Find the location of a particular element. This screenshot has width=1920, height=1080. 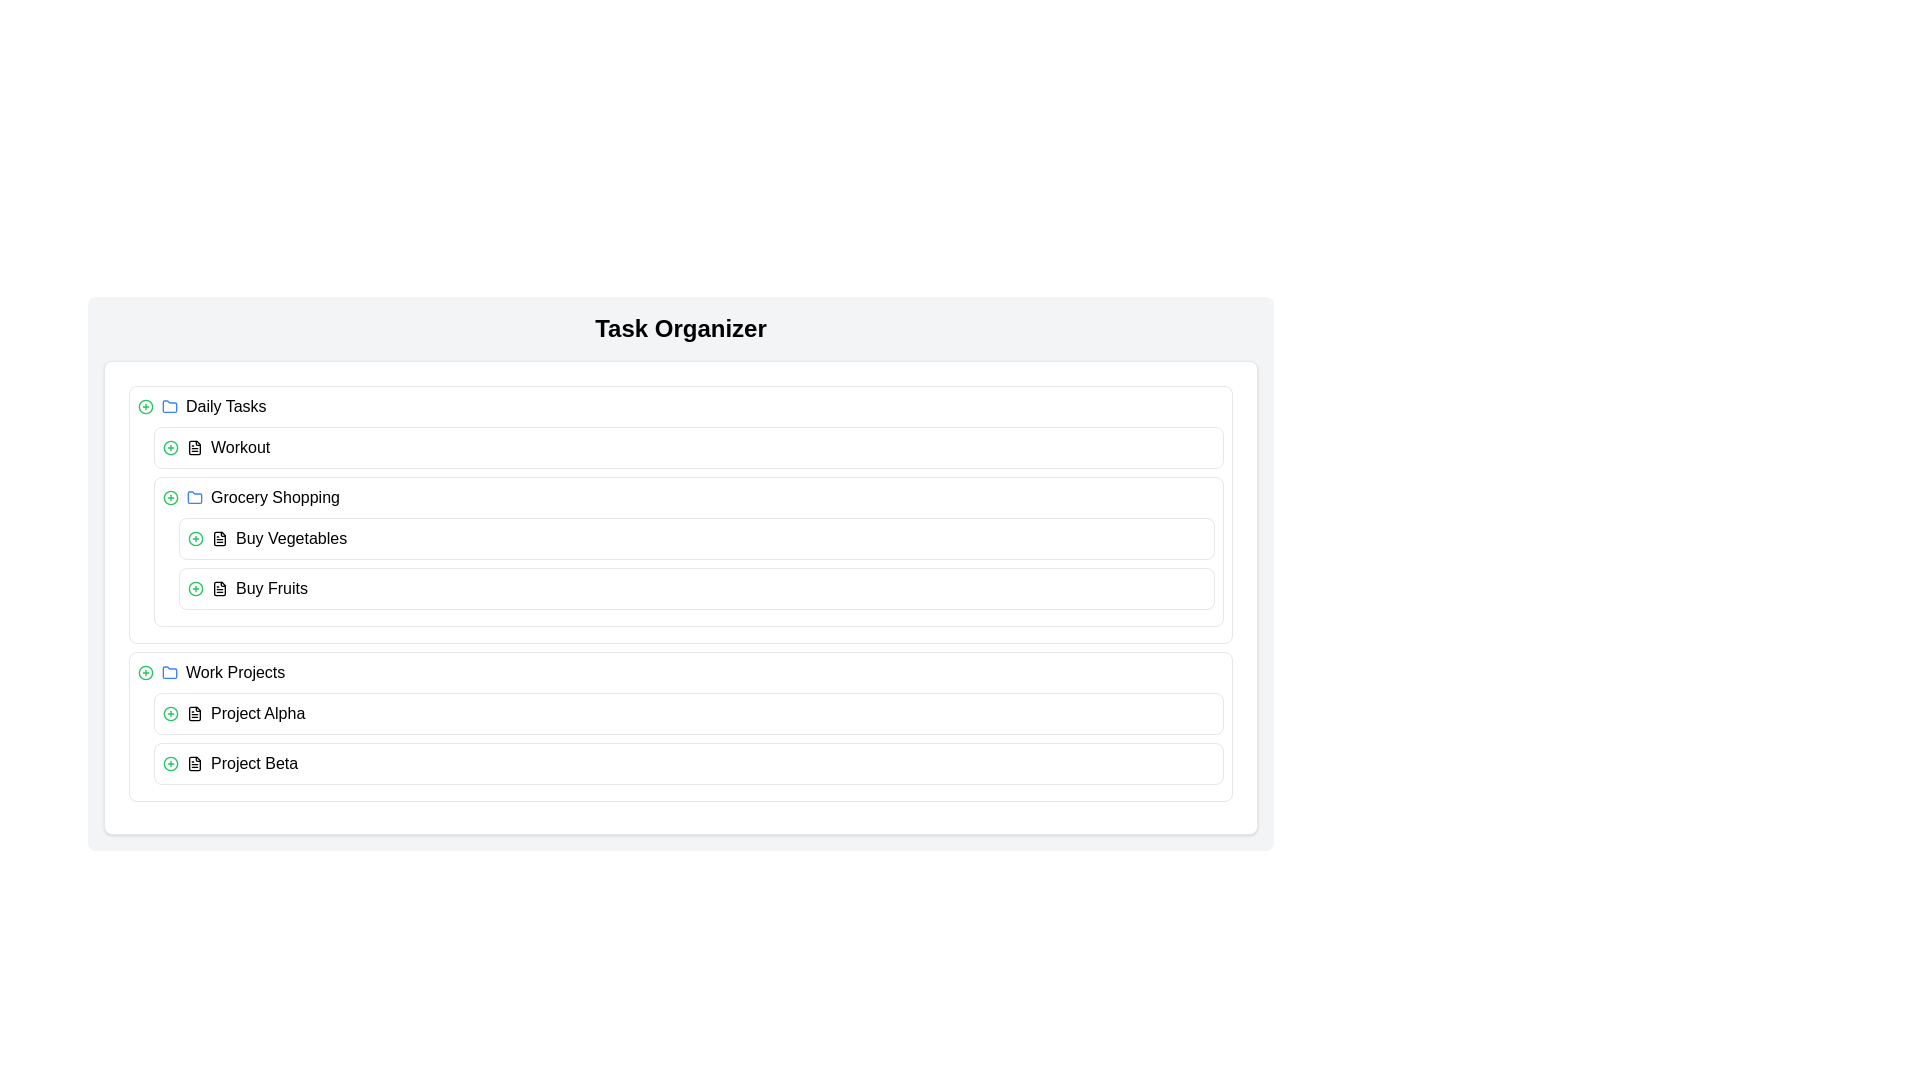

the icon representing a blank paper-like document format located beside the text 'Buy Vegetables' in the 'Grocery Shopping' section under 'Daily Tasks' is located at coordinates (220, 538).